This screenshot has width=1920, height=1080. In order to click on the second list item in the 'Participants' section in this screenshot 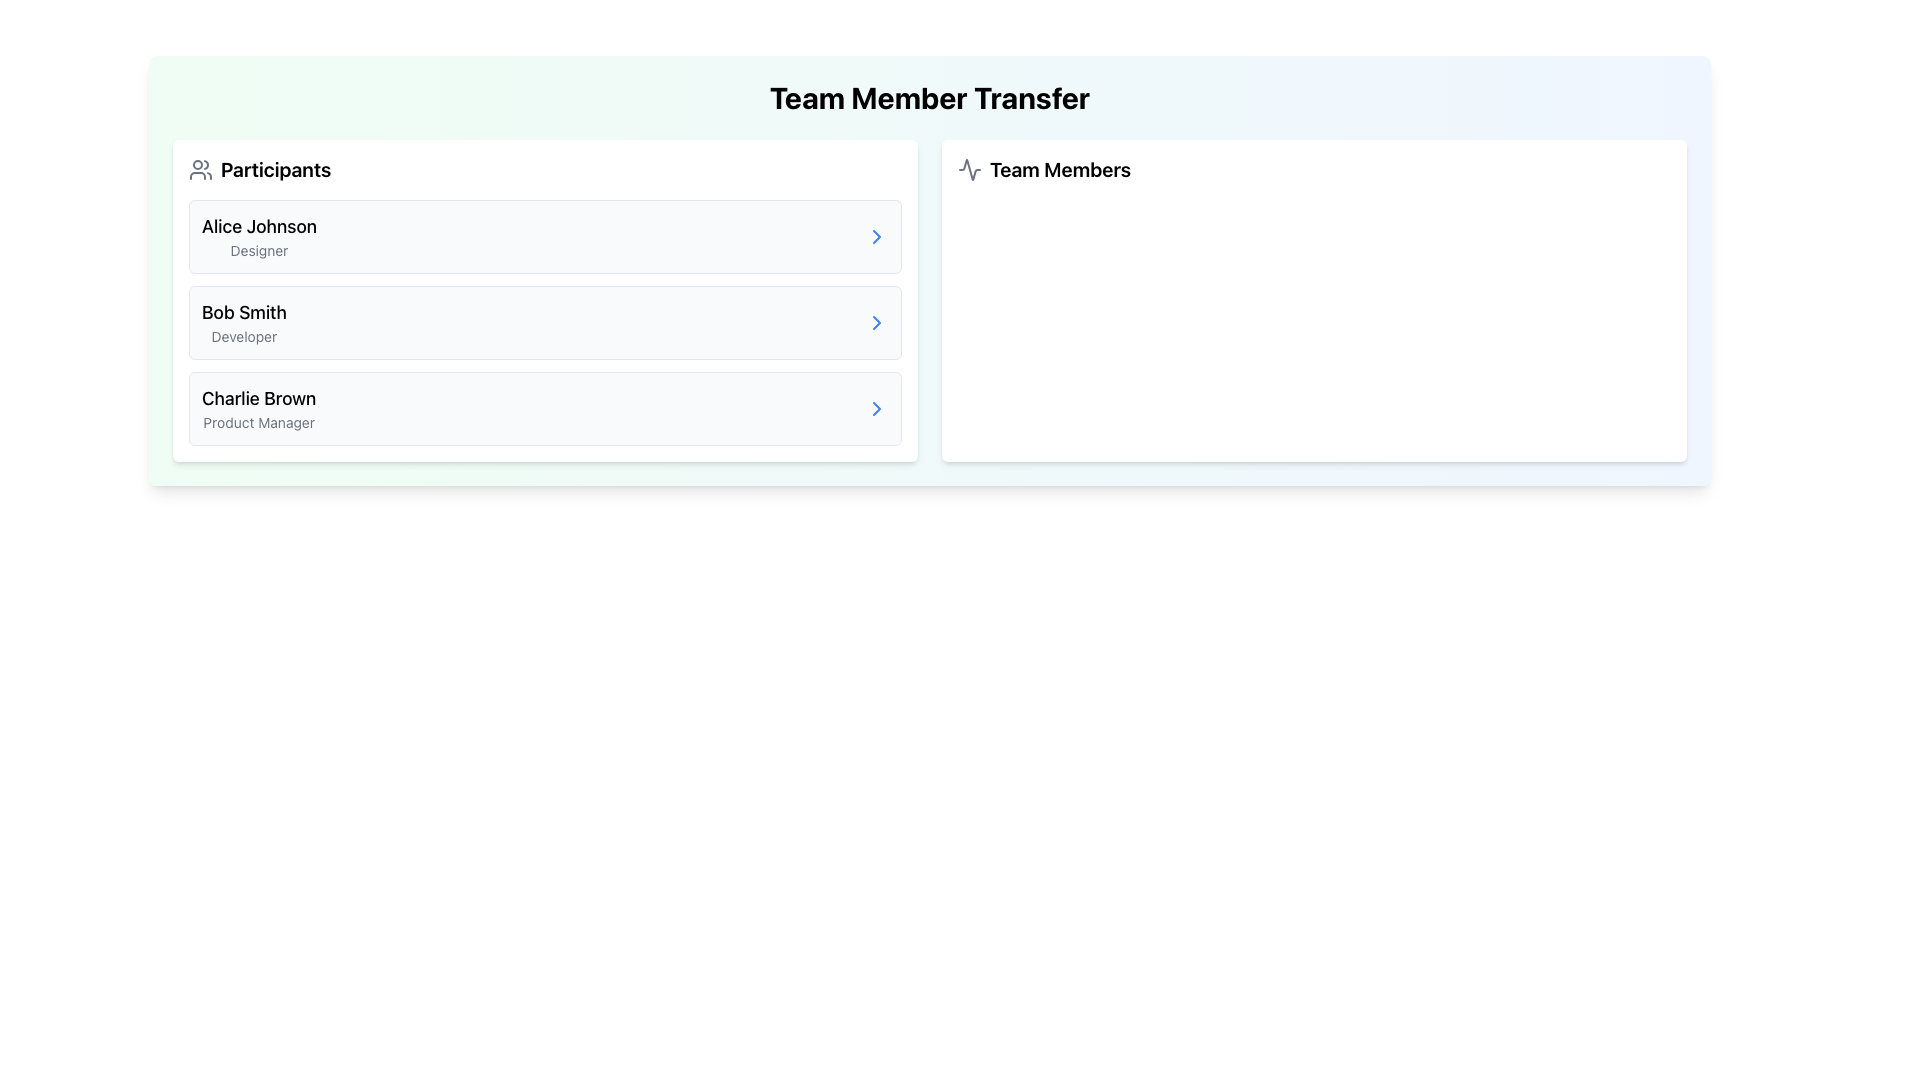, I will do `click(545, 322)`.